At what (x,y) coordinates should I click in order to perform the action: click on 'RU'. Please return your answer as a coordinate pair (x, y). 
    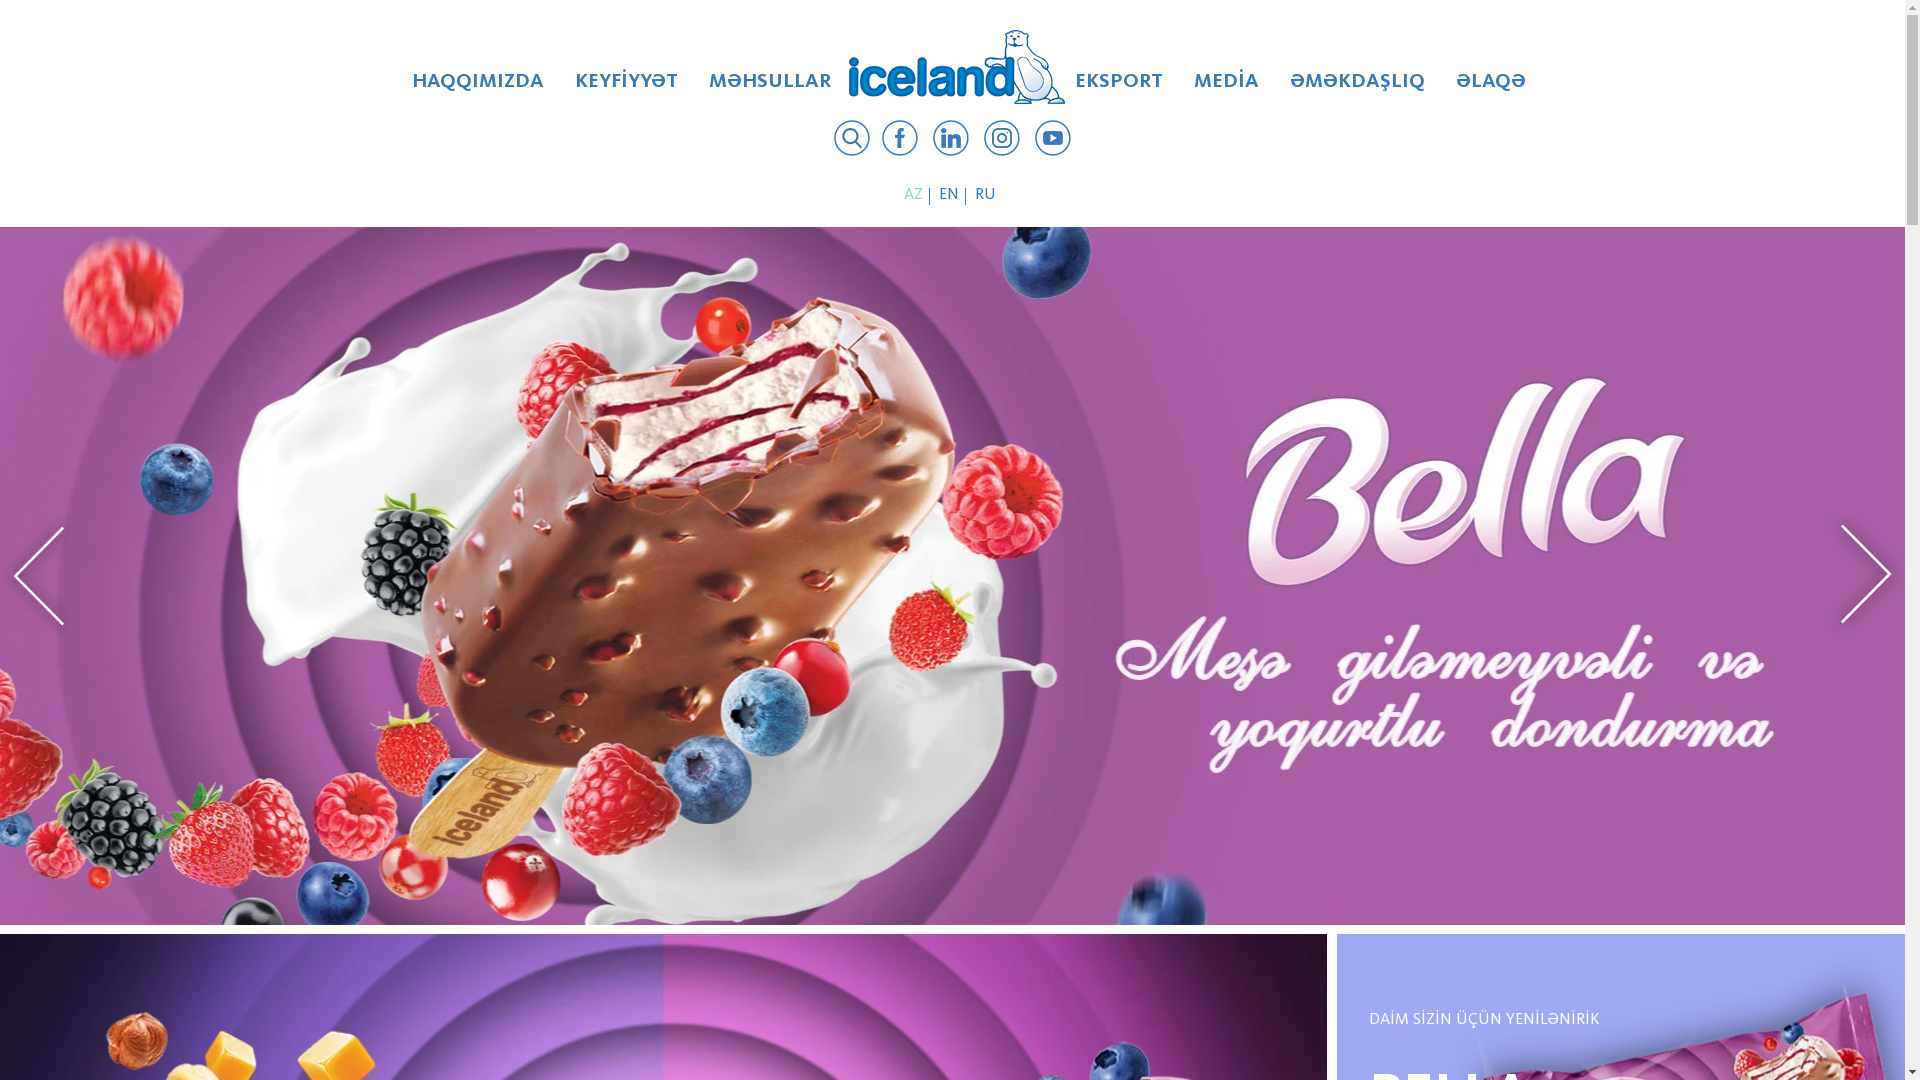
    Looking at the image, I should click on (987, 195).